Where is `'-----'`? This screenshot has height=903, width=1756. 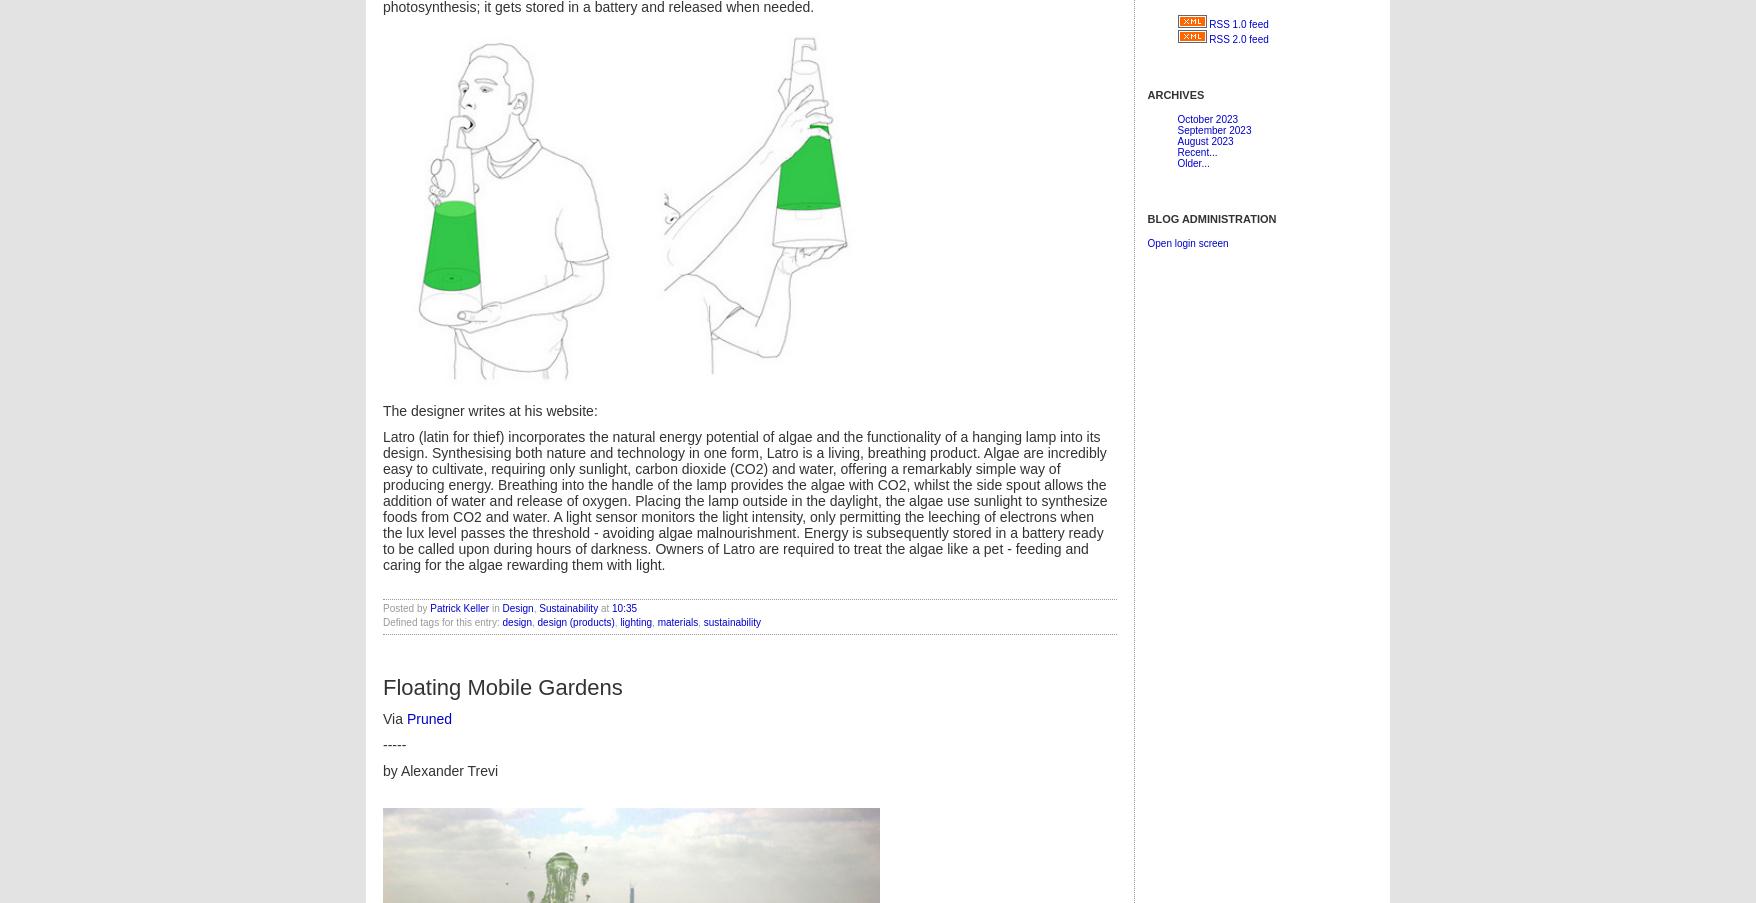 '-----' is located at coordinates (393, 743).